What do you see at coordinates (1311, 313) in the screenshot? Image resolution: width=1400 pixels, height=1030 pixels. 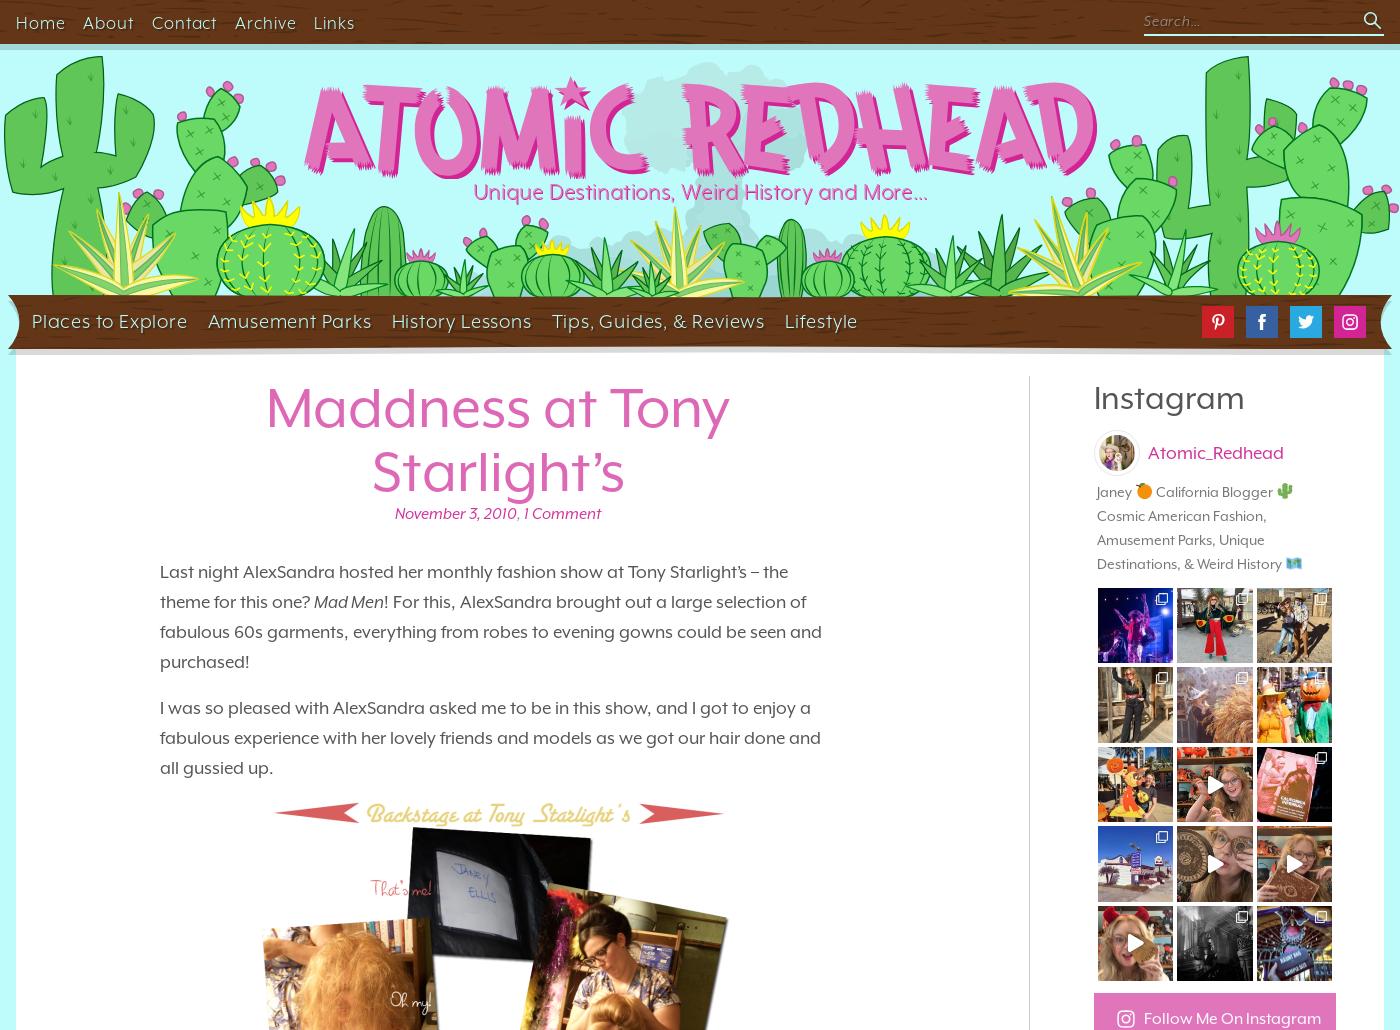 I see `'Twitter'` at bounding box center [1311, 313].